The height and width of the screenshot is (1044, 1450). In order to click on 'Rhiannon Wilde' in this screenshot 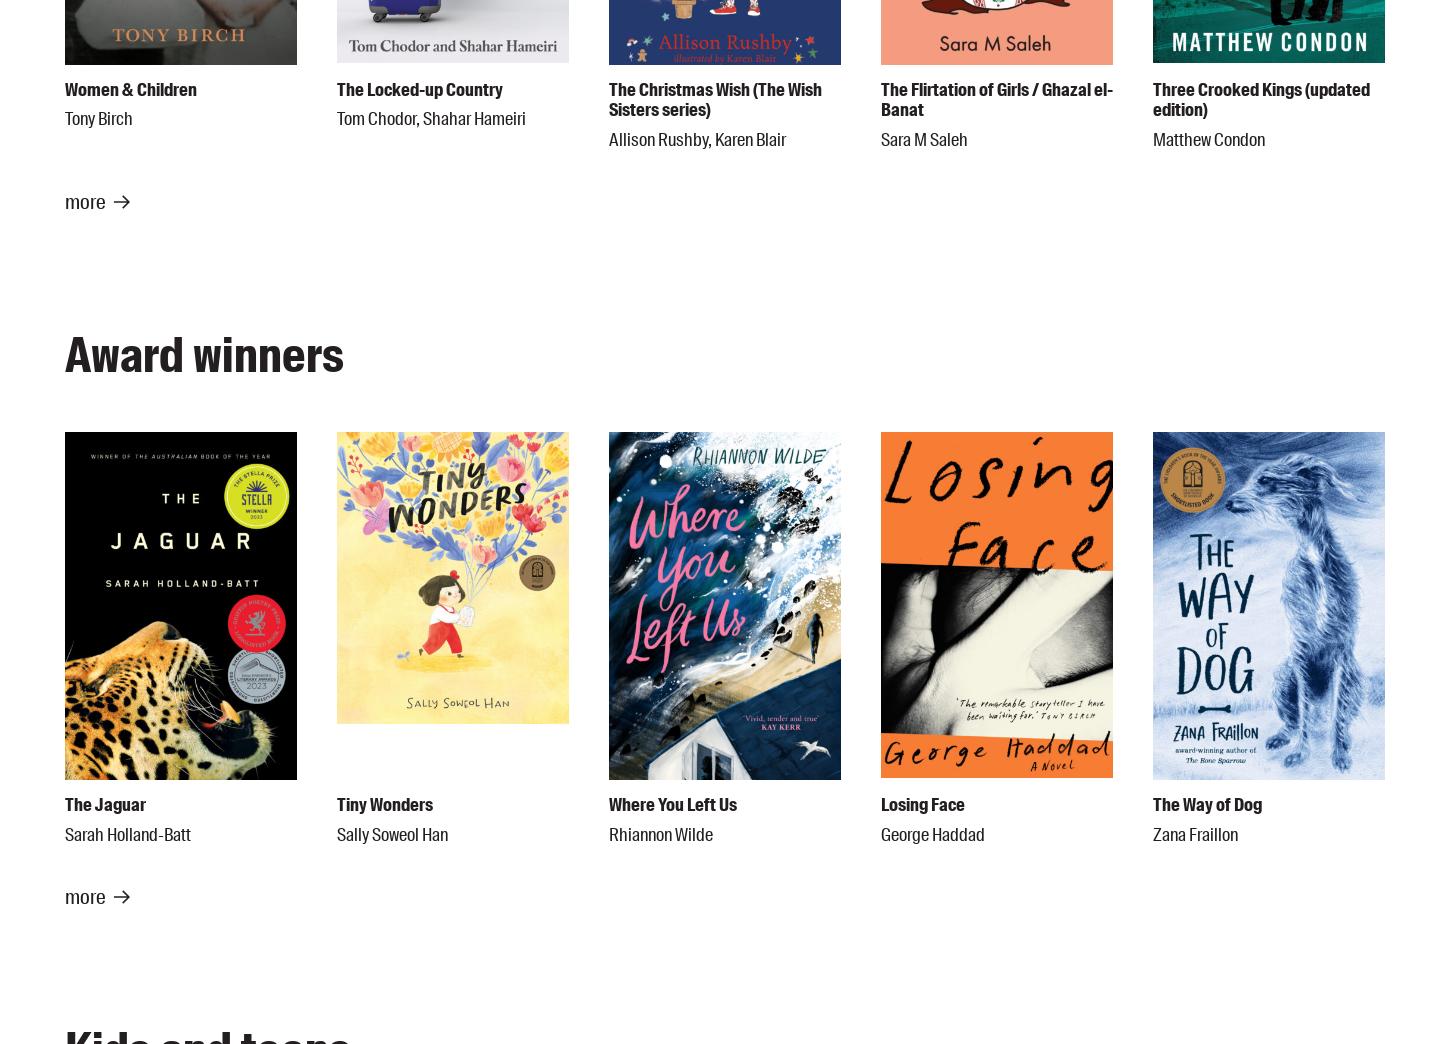, I will do `click(660, 833)`.